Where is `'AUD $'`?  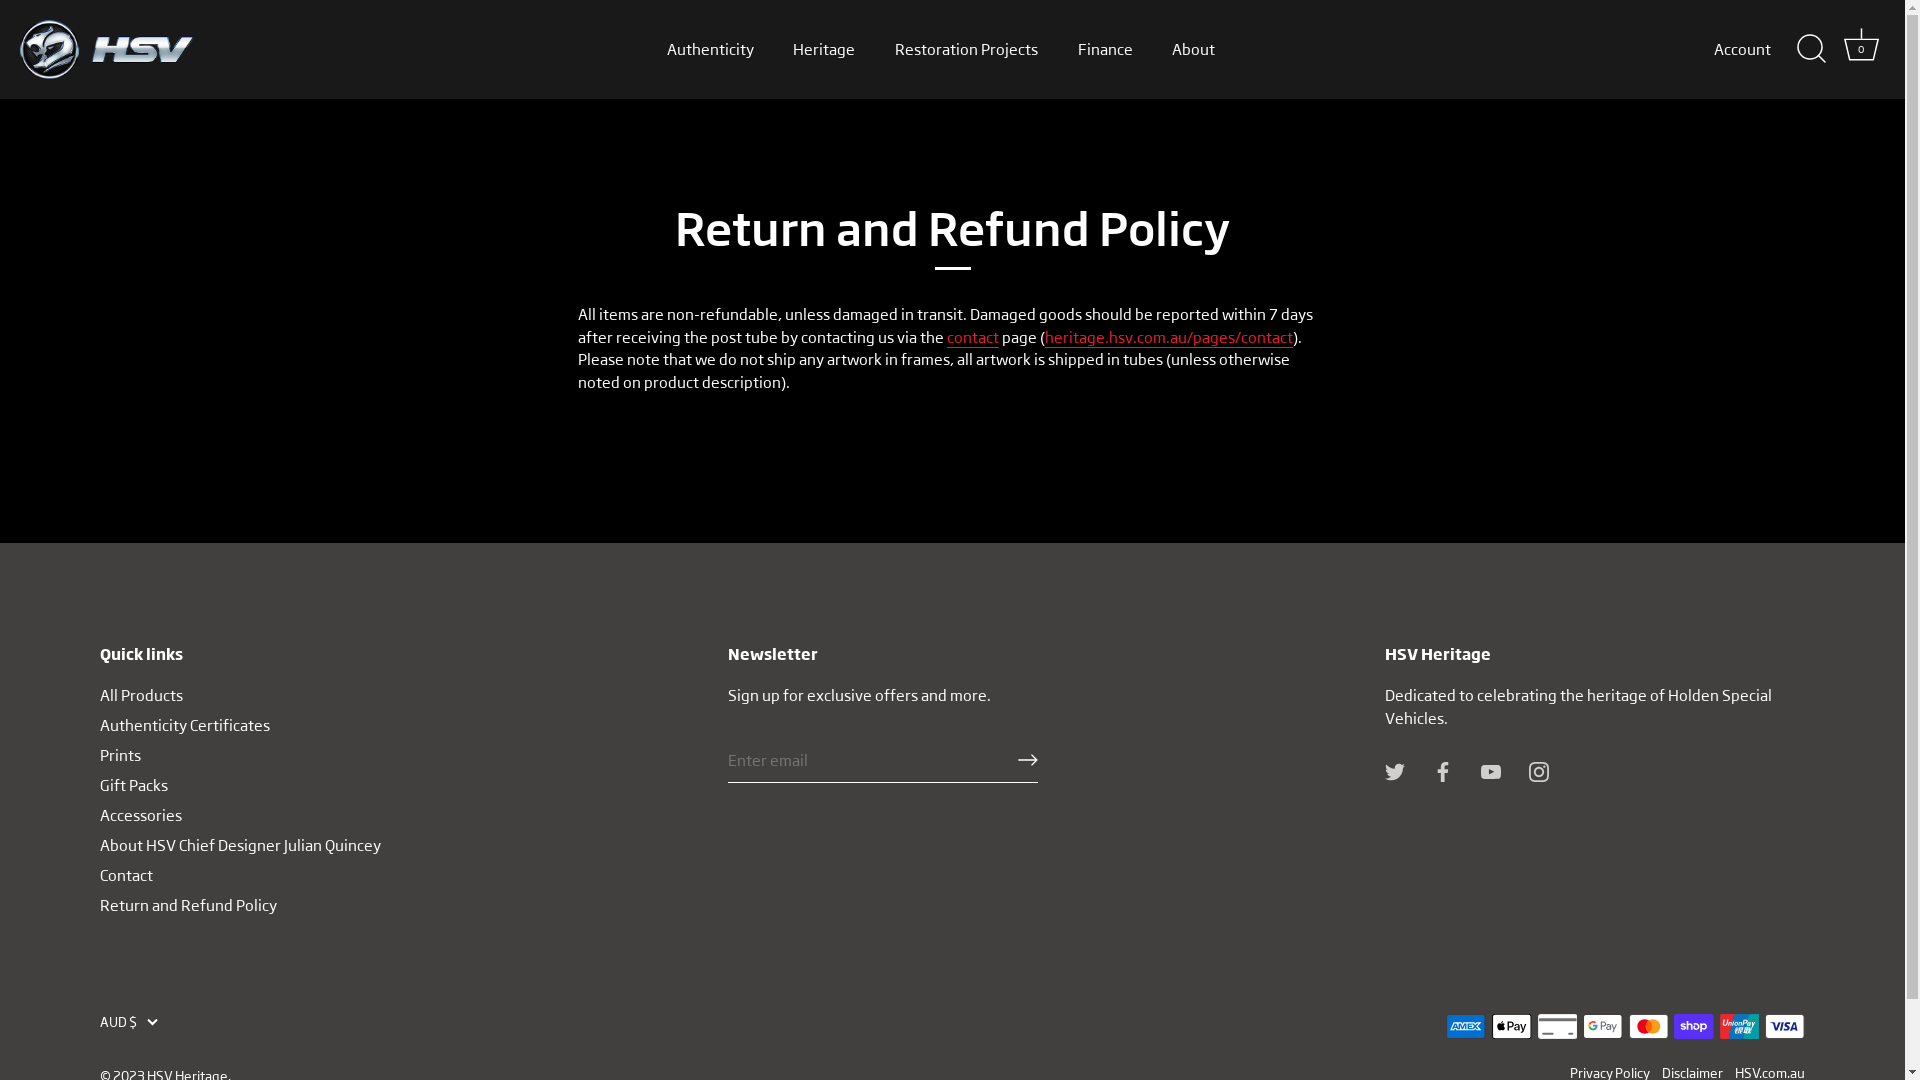 'AUD $' is located at coordinates (139, 1022).